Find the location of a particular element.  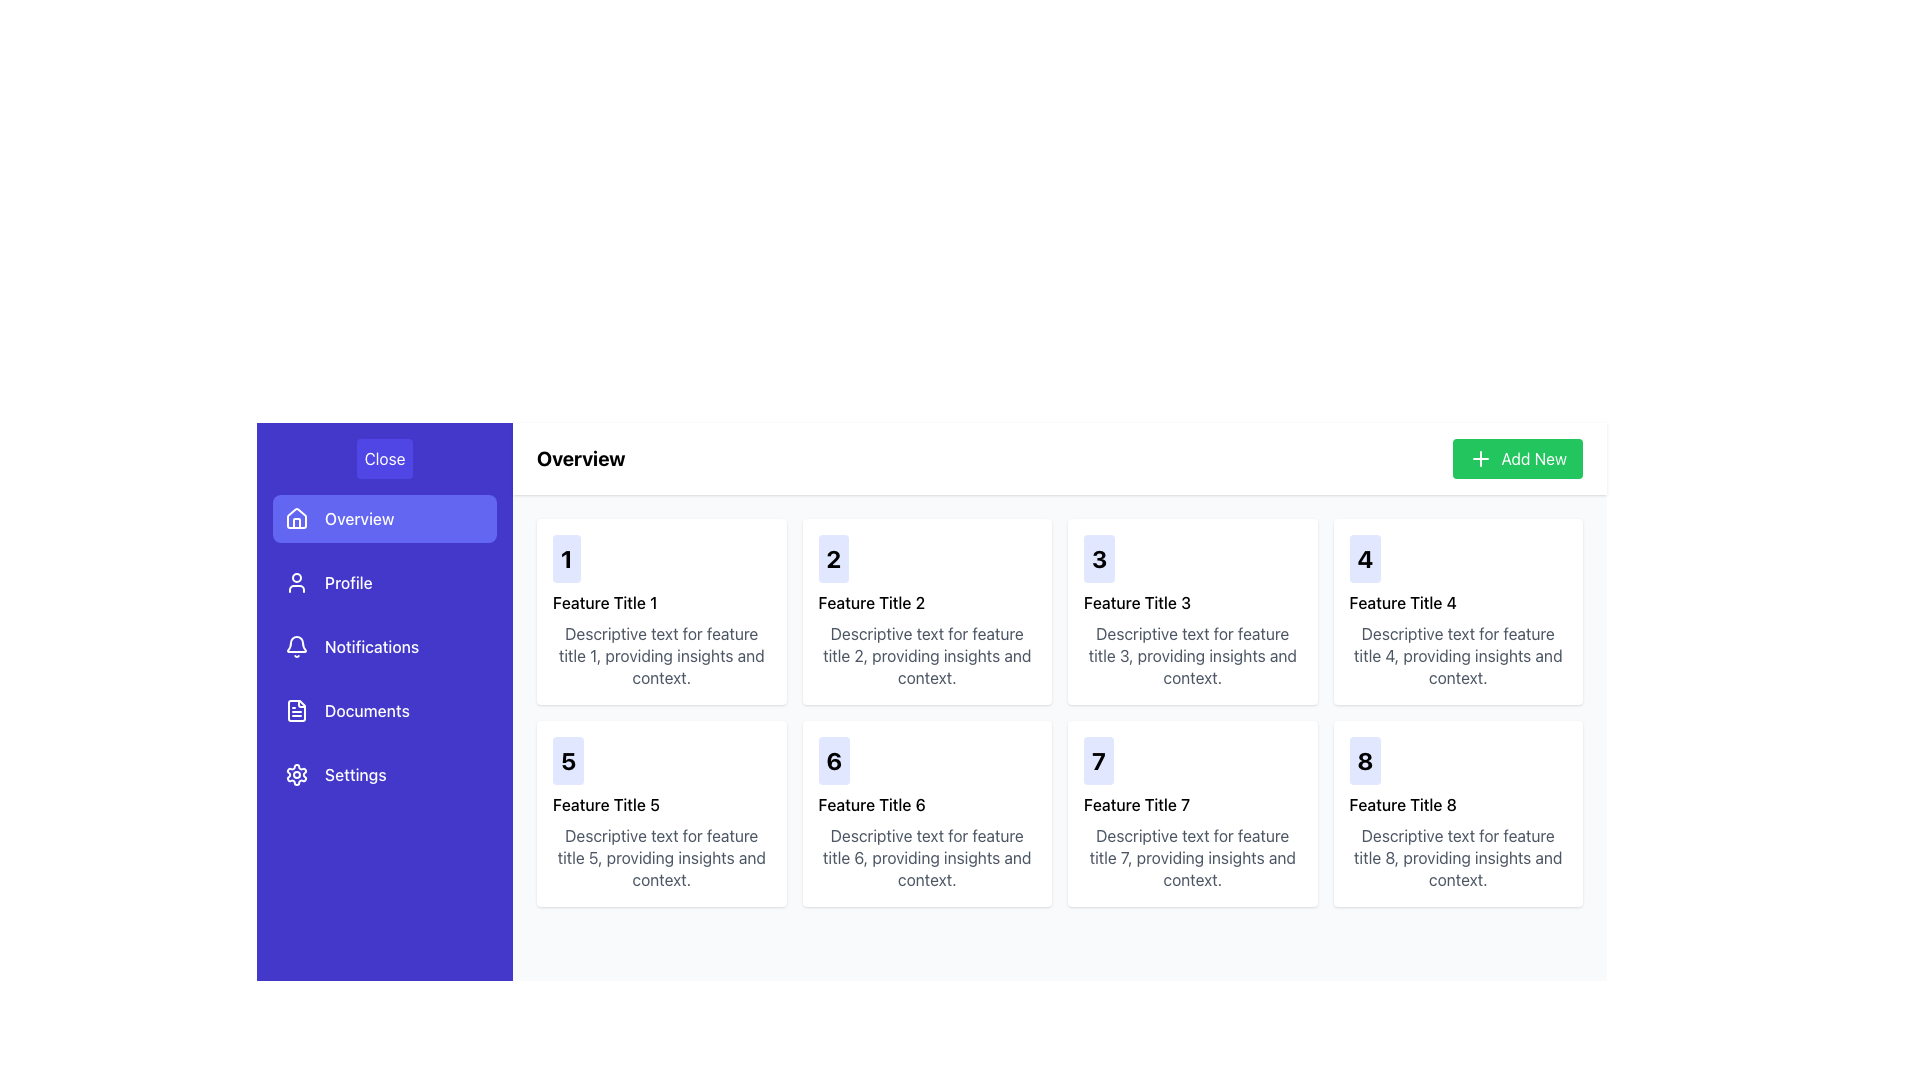

the Bell Icon located next to the 'Notifications' label in the sidebar menu is located at coordinates (296, 644).